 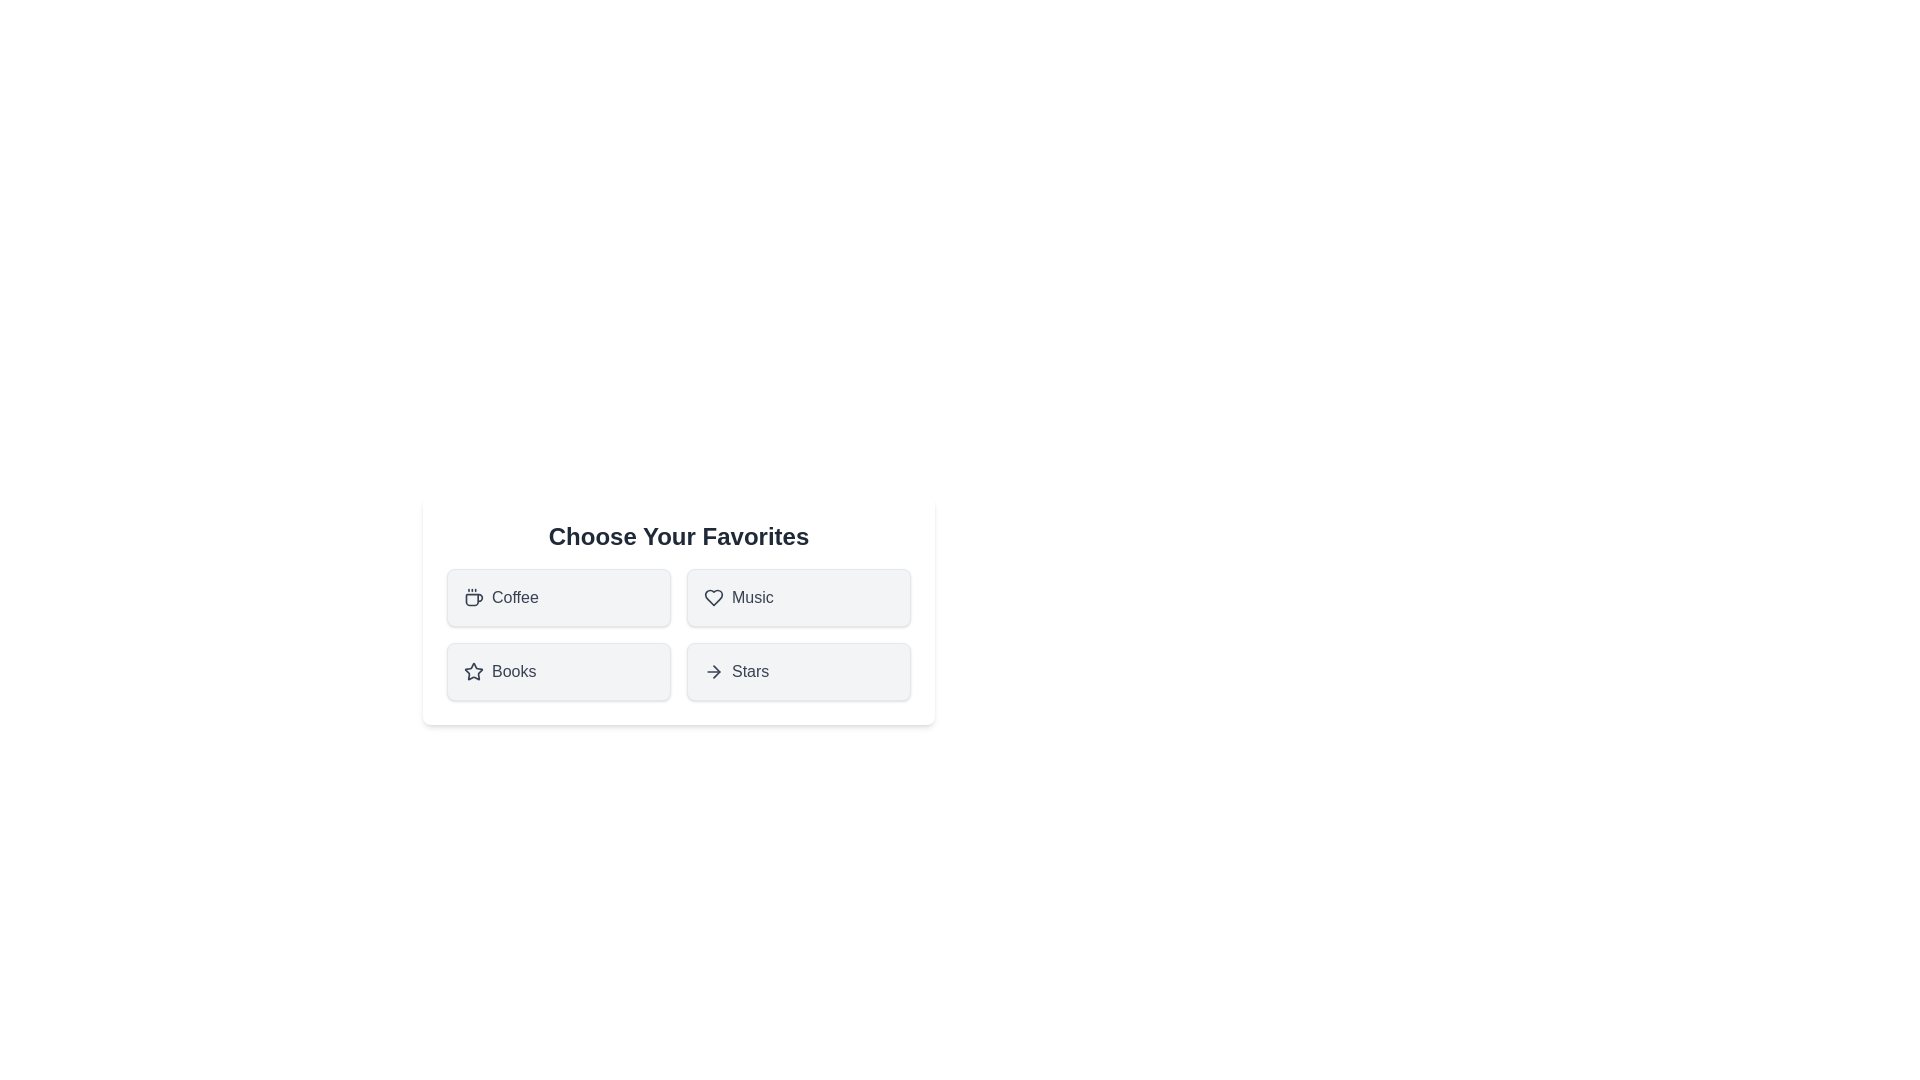 What do you see at coordinates (678, 535) in the screenshot?
I see `the text label that says 'Choose Your Favorites', which is styled with a bold and large dark gray font, positioned above a grid of selectable options` at bounding box center [678, 535].